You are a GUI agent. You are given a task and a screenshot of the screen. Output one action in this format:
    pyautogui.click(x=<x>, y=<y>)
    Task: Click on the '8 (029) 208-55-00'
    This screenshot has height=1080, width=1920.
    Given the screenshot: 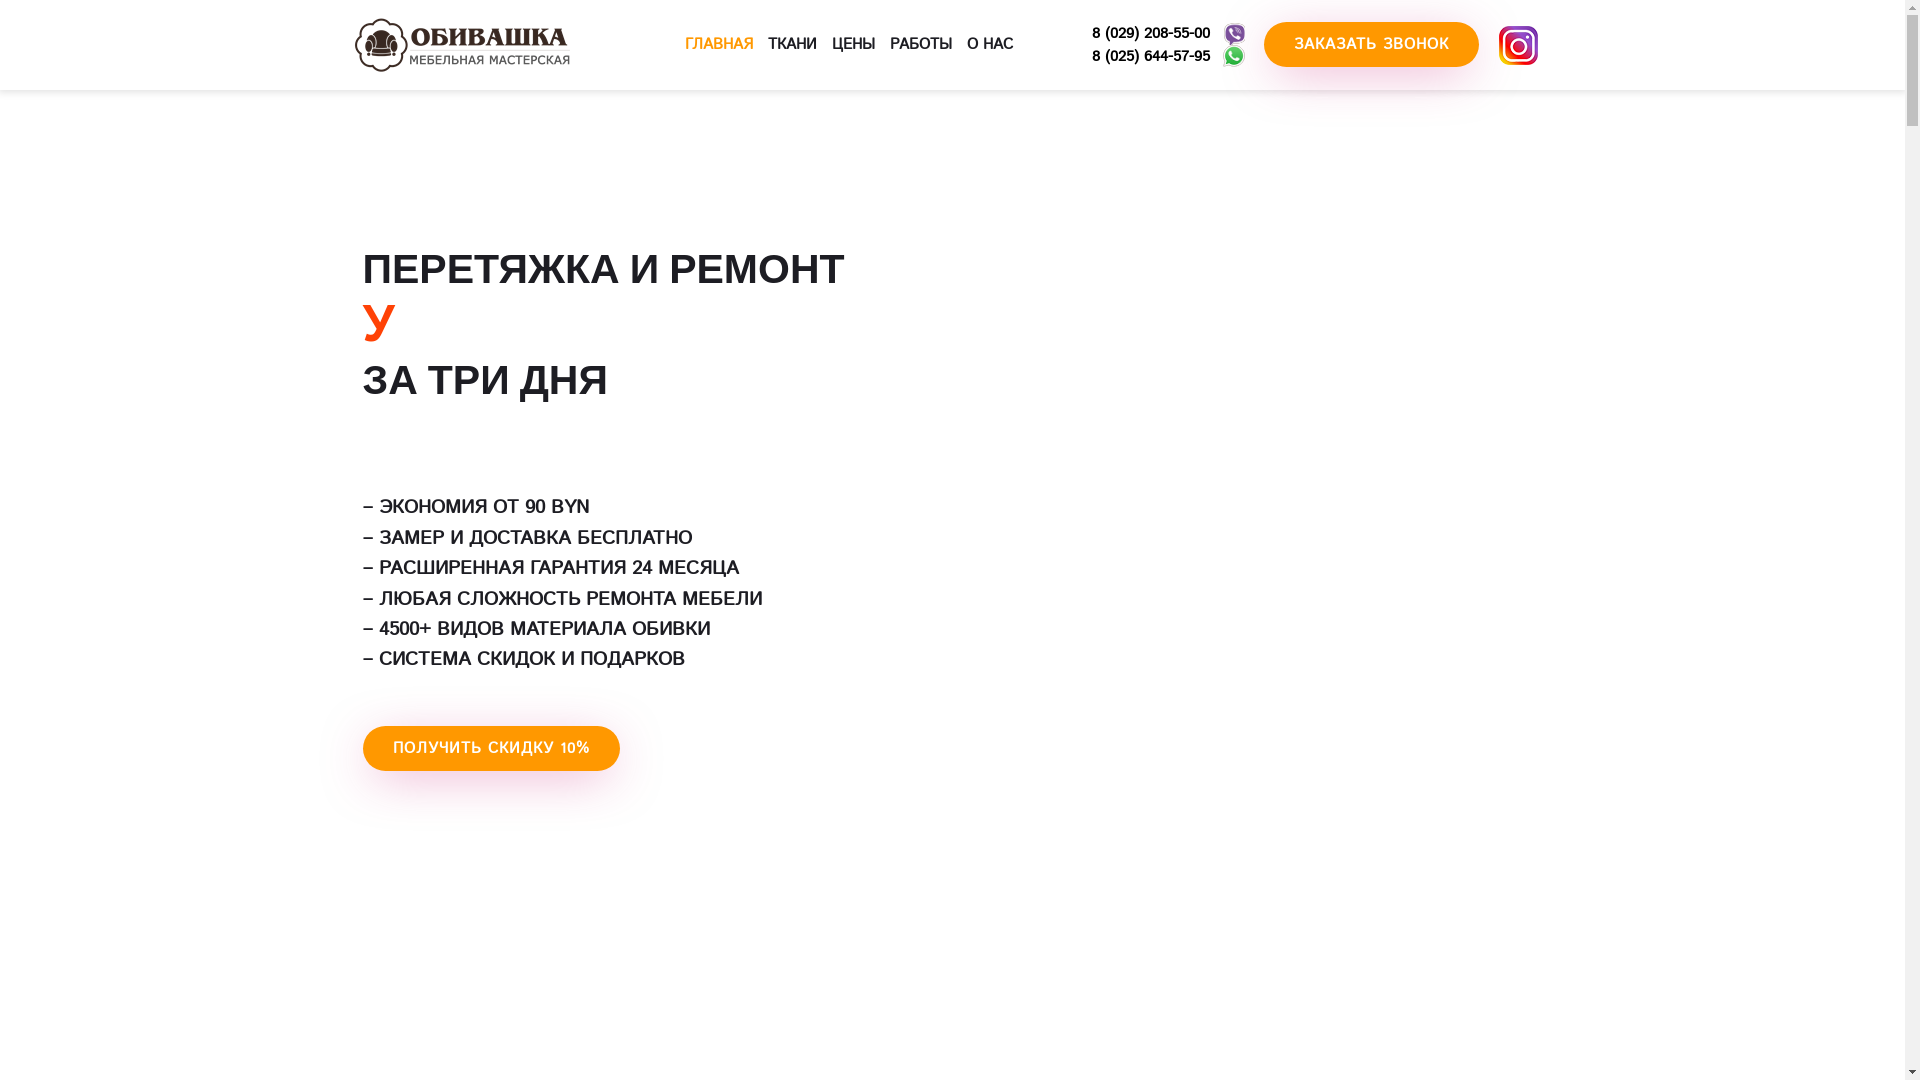 What is the action you would take?
    pyautogui.click(x=1090, y=33)
    